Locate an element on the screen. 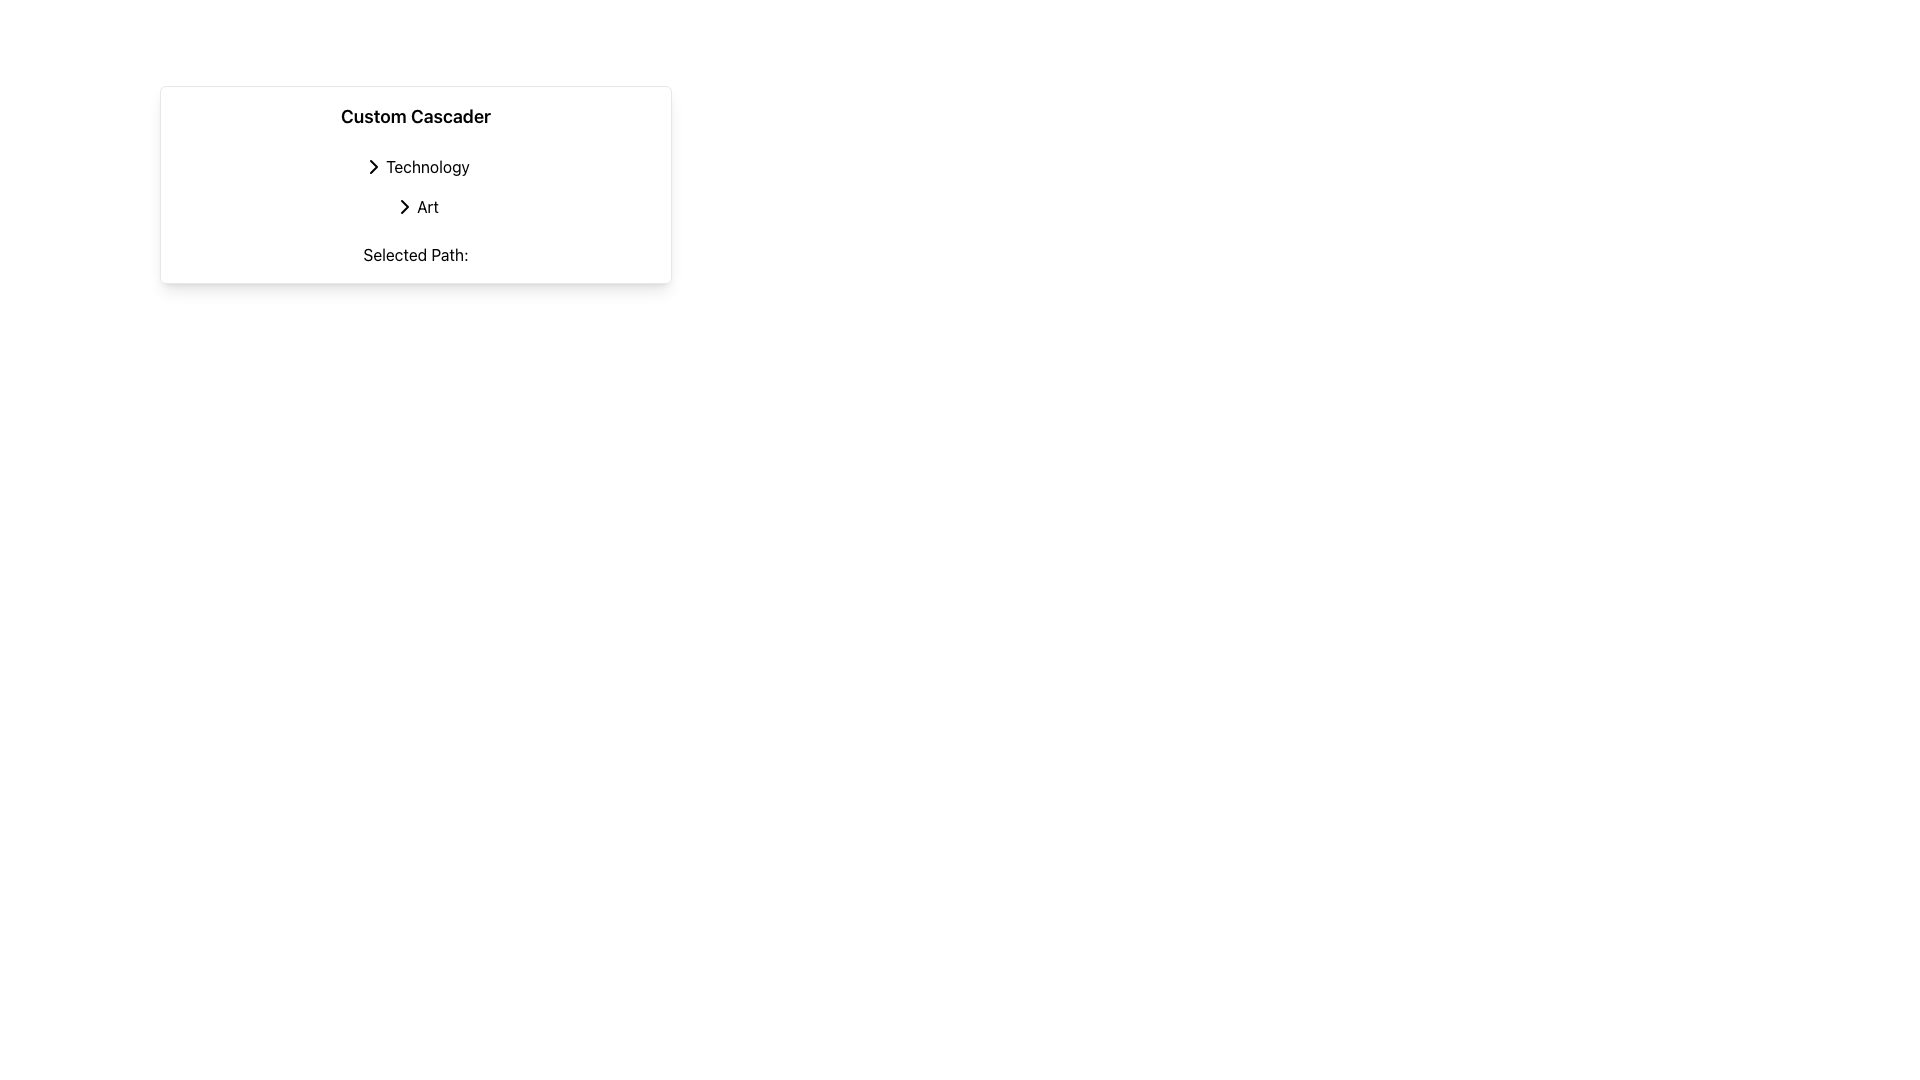 The height and width of the screenshot is (1080, 1920). the 'Custom Cascader' text element, which is displayed in bold at the top of a card-like structure, centered above 'Technology' and 'Art' items is located at coordinates (415, 116).